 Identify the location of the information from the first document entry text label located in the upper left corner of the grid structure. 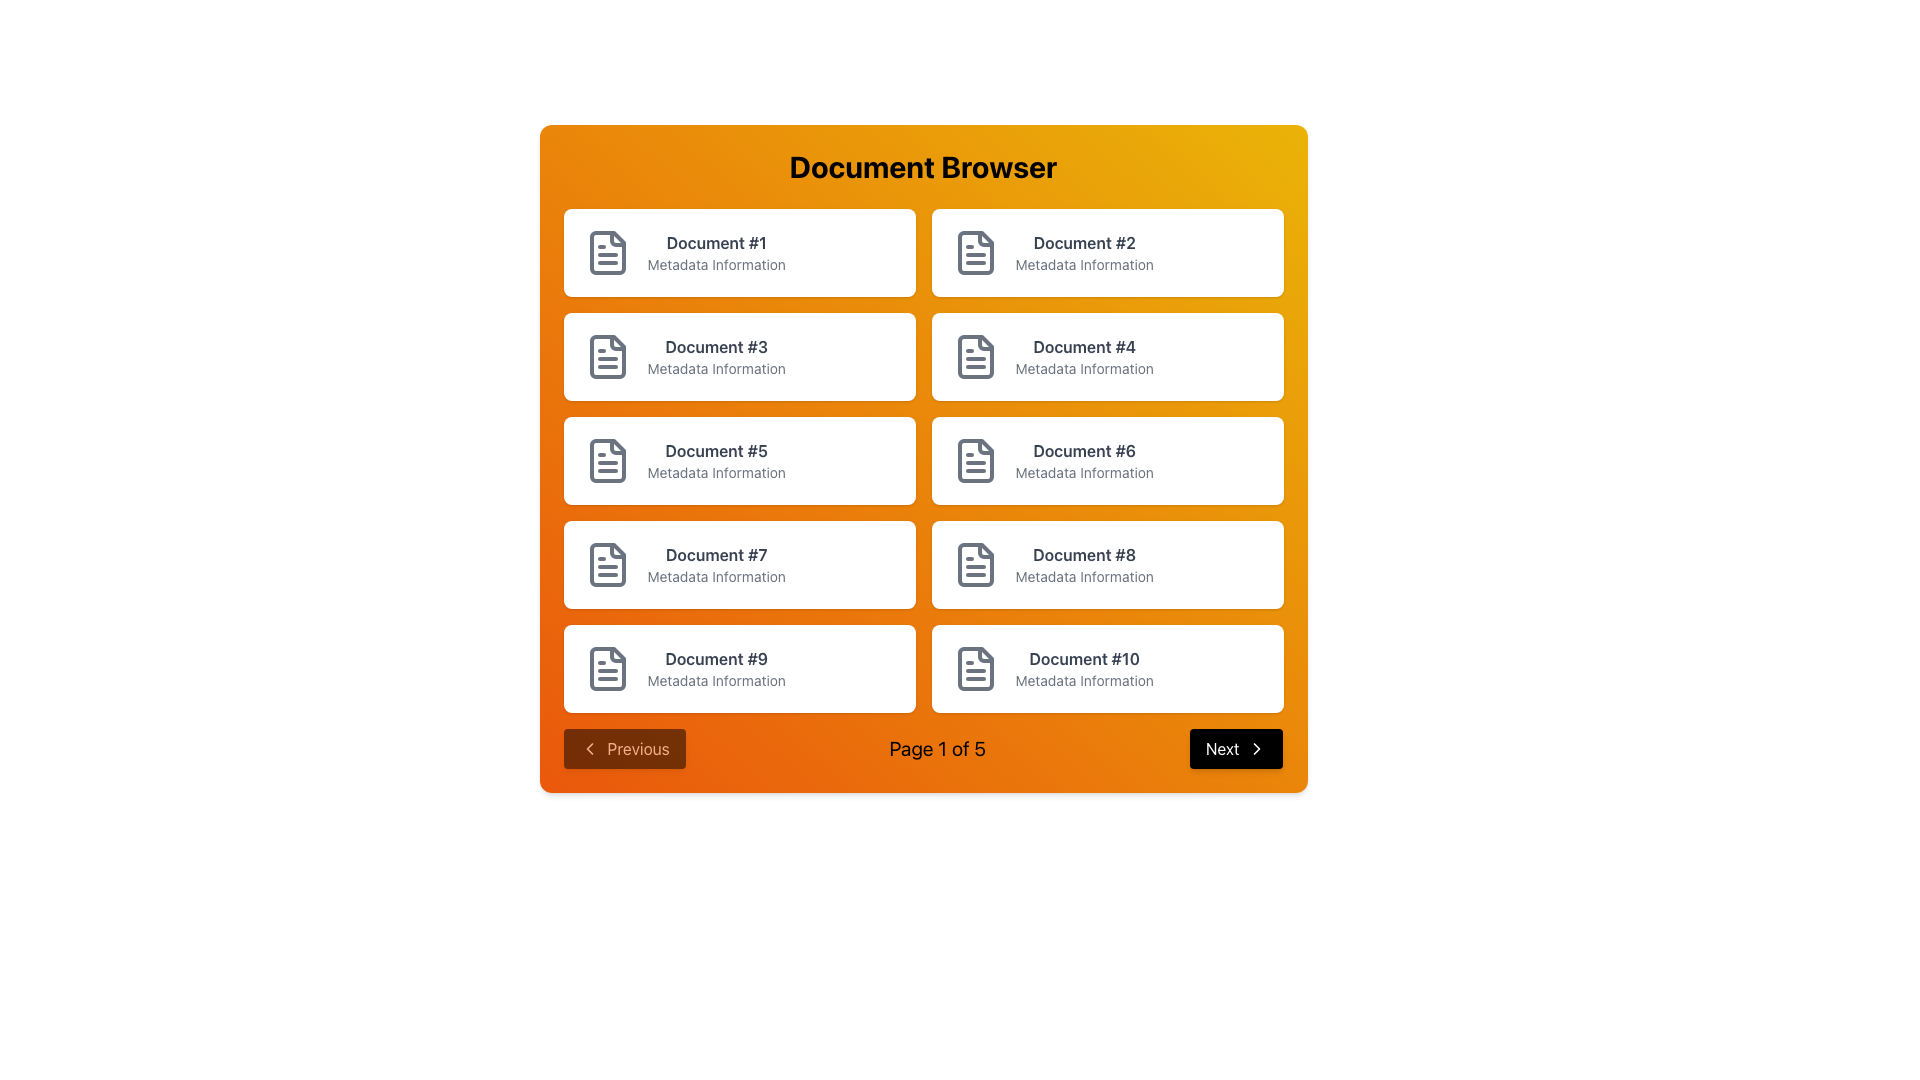
(716, 242).